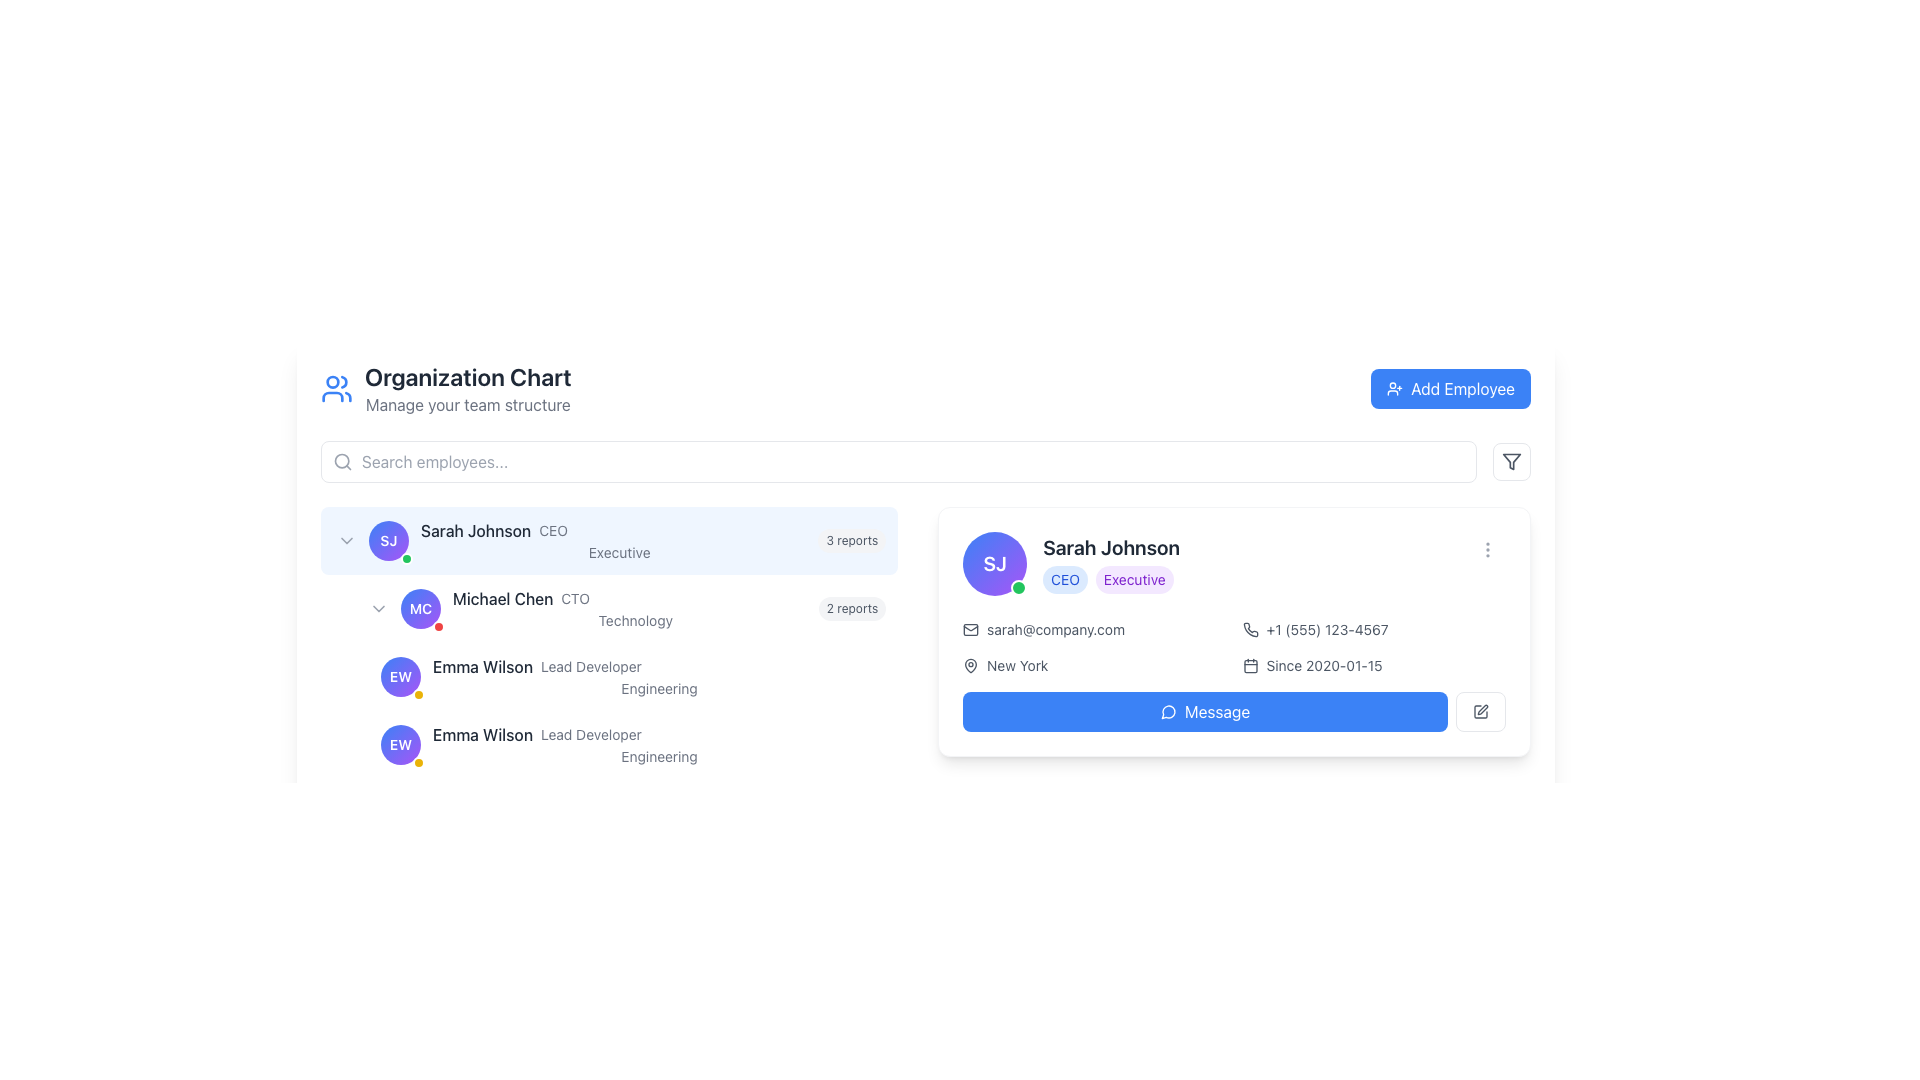 The height and width of the screenshot is (1080, 1920). What do you see at coordinates (467, 389) in the screenshot?
I see `contents of the text block located in the top-left section of the interface, which serves as a title and description for managing the organization's team structure` at bounding box center [467, 389].